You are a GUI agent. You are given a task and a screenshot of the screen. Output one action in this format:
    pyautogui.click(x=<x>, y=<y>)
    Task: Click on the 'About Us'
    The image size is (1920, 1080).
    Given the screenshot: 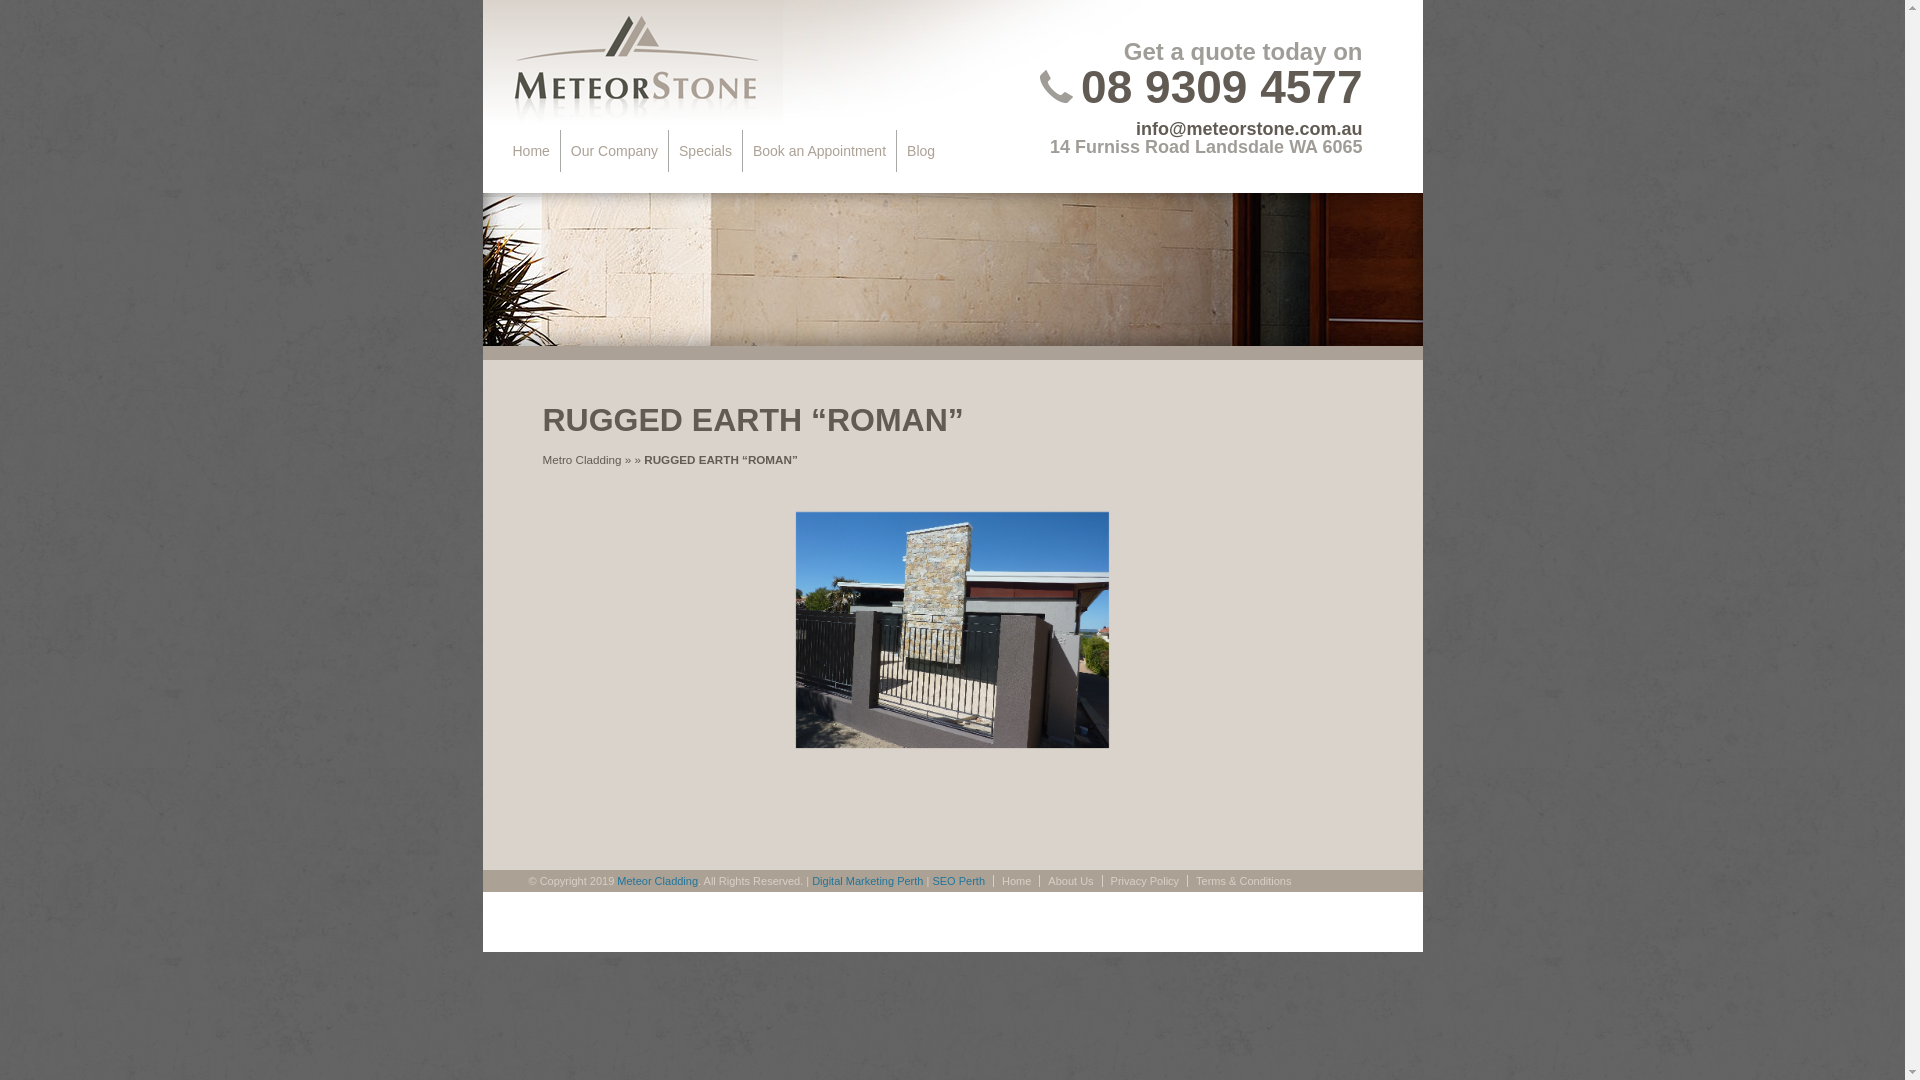 What is the action you would take?
    pyautogui.click(x=1069, y=879)
    